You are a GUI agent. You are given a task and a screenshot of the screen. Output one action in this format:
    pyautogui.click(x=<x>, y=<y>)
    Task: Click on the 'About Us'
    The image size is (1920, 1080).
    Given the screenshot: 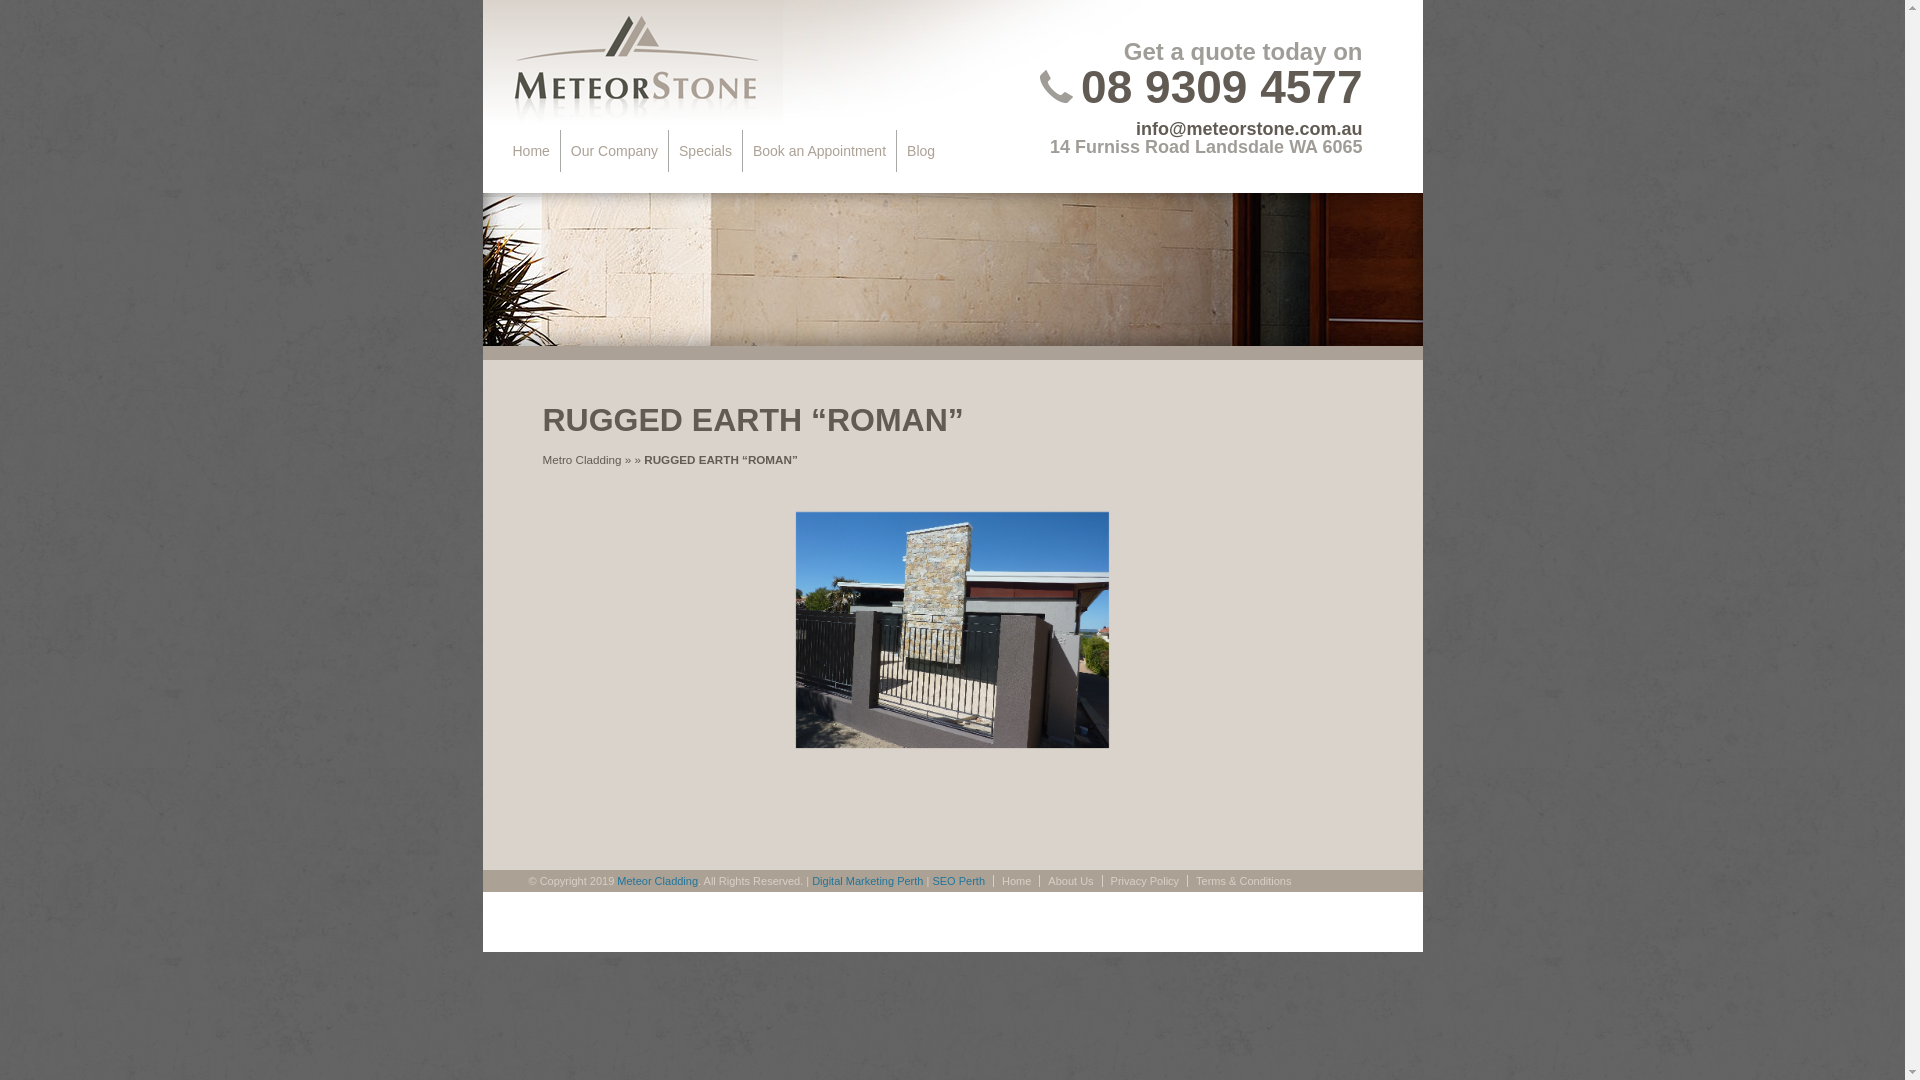 What is the action you would take?
    pyautogui.click(x=1069, y=879)
    